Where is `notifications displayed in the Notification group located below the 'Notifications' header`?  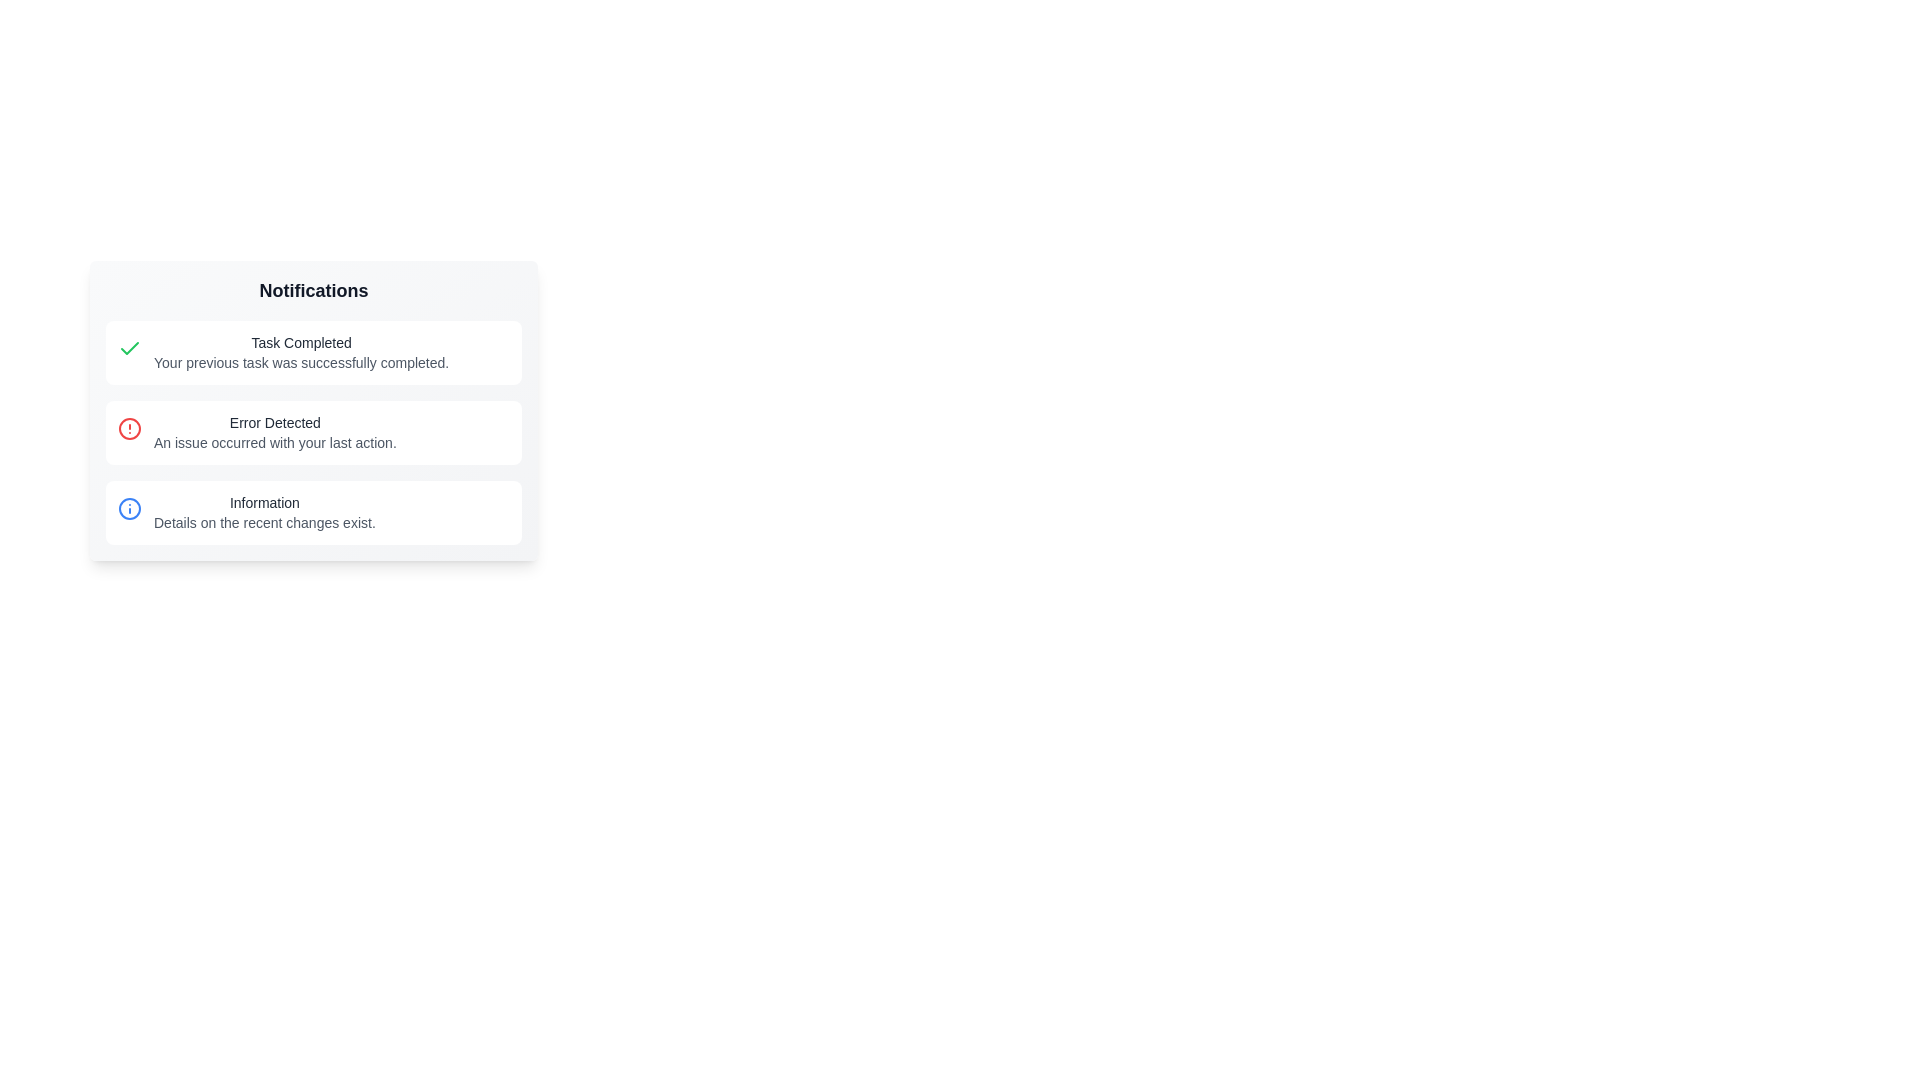
notifications displayed in the Notification group located below the 'Notifications' header is located at coordinates (312, 431).